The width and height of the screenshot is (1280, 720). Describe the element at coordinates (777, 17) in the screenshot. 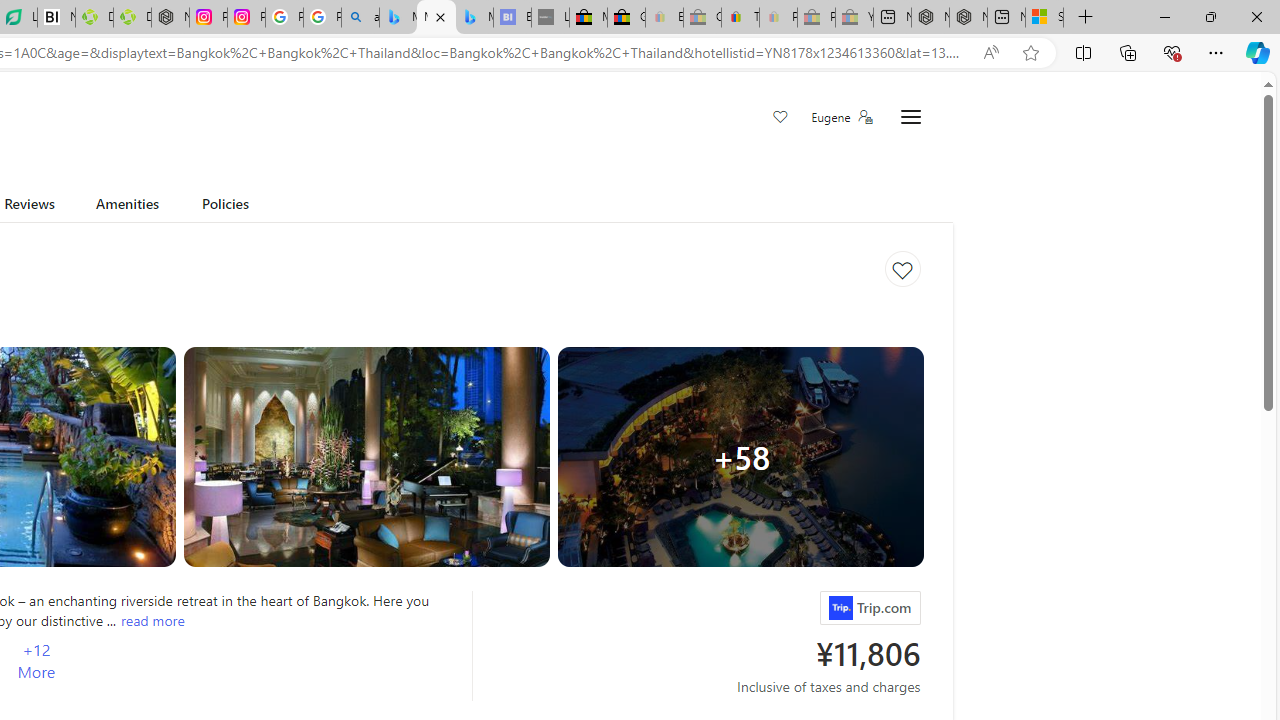

I see `'Payments Terms of Use | eBay.com - Sleeping'` at that location.